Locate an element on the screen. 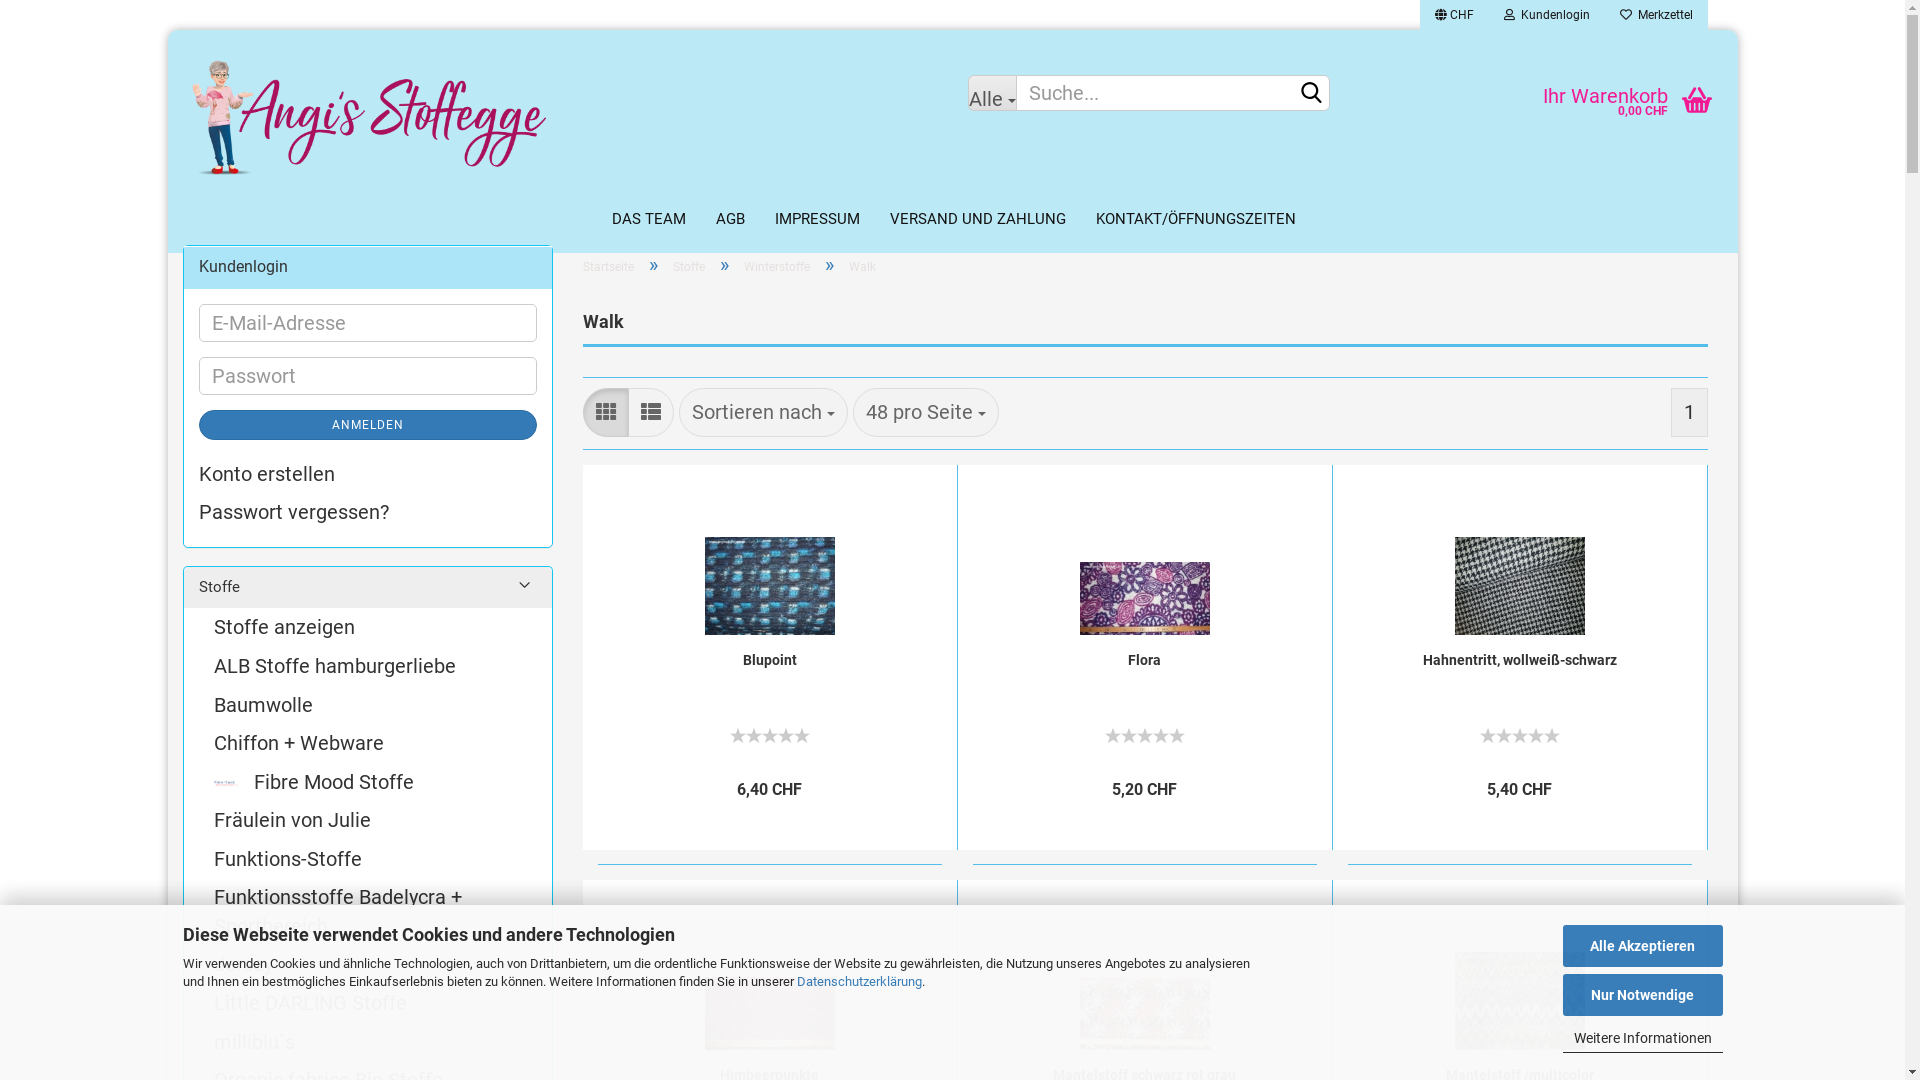  'Little DARLING Stoffe' is located at coordinates (368, 1003).